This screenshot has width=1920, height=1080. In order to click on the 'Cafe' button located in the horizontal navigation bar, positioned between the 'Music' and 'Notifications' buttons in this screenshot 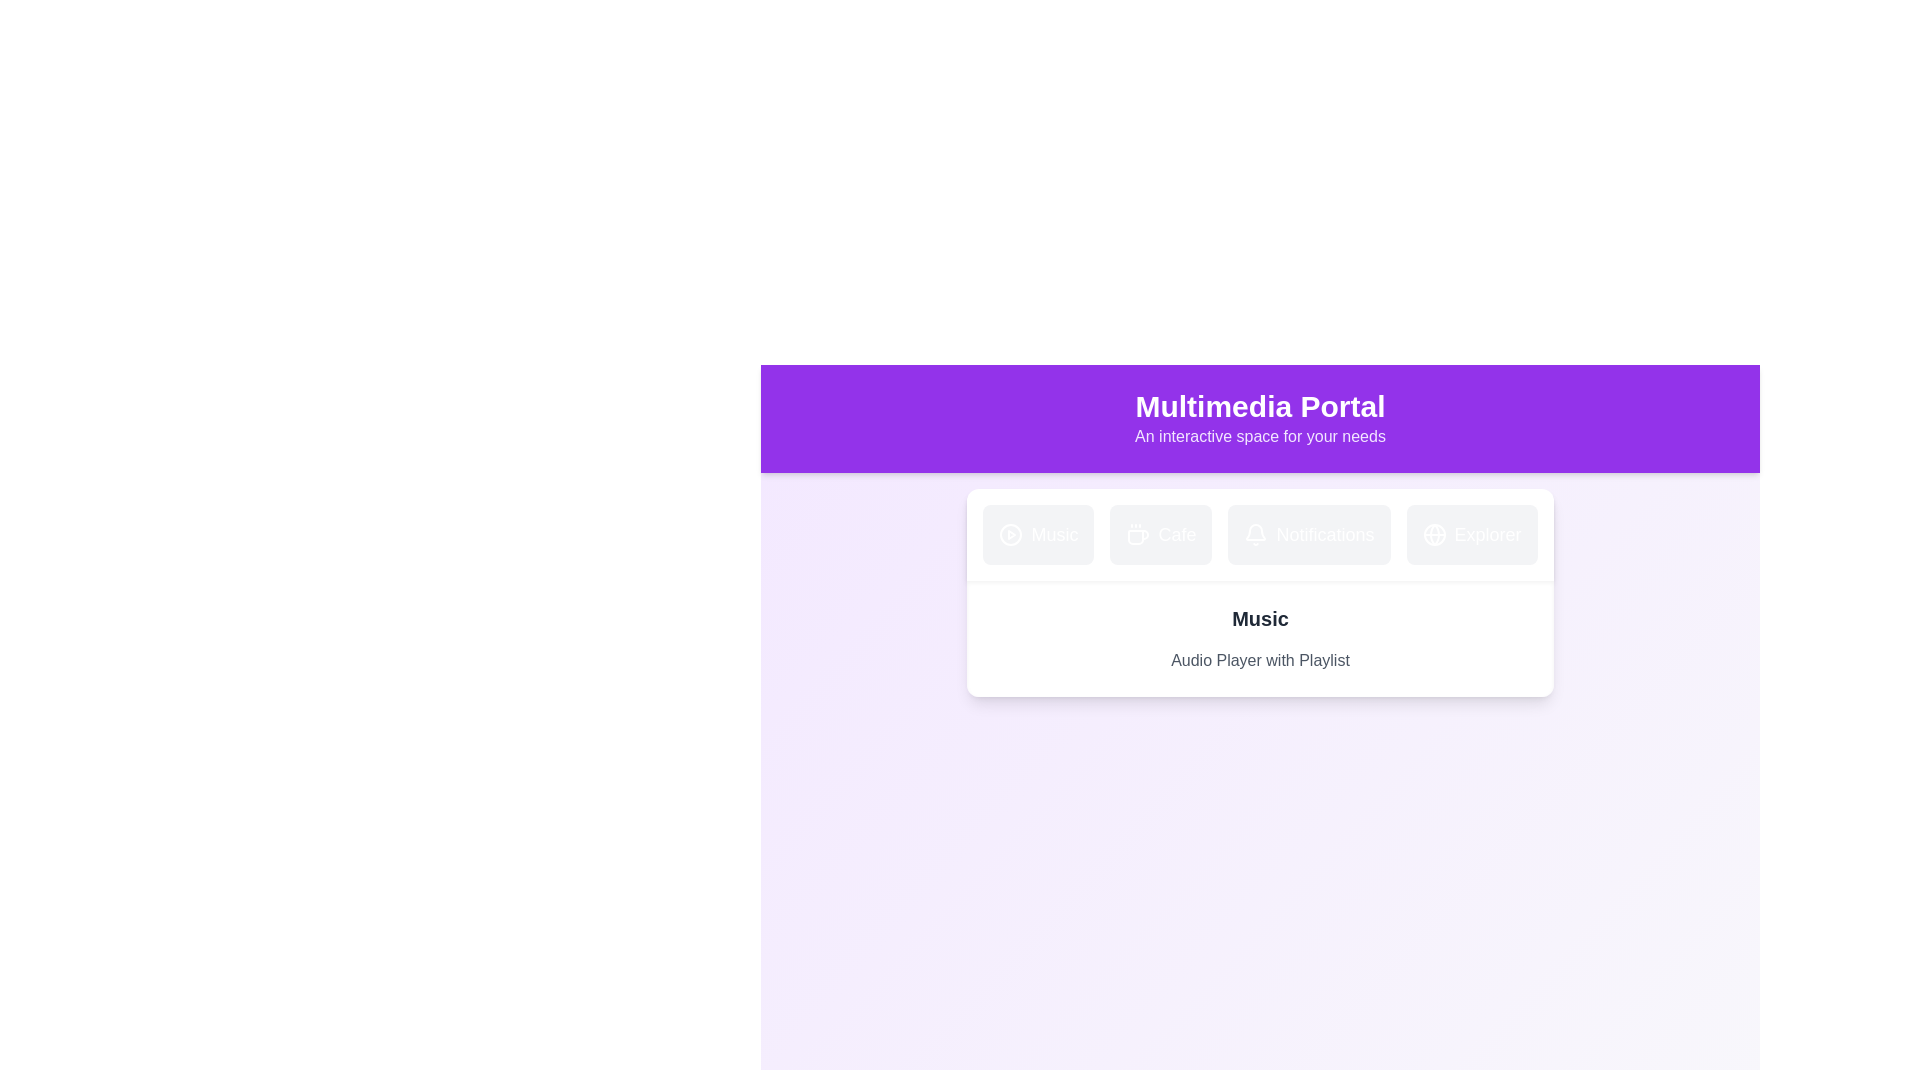, I will do `click(1161, 534)`.